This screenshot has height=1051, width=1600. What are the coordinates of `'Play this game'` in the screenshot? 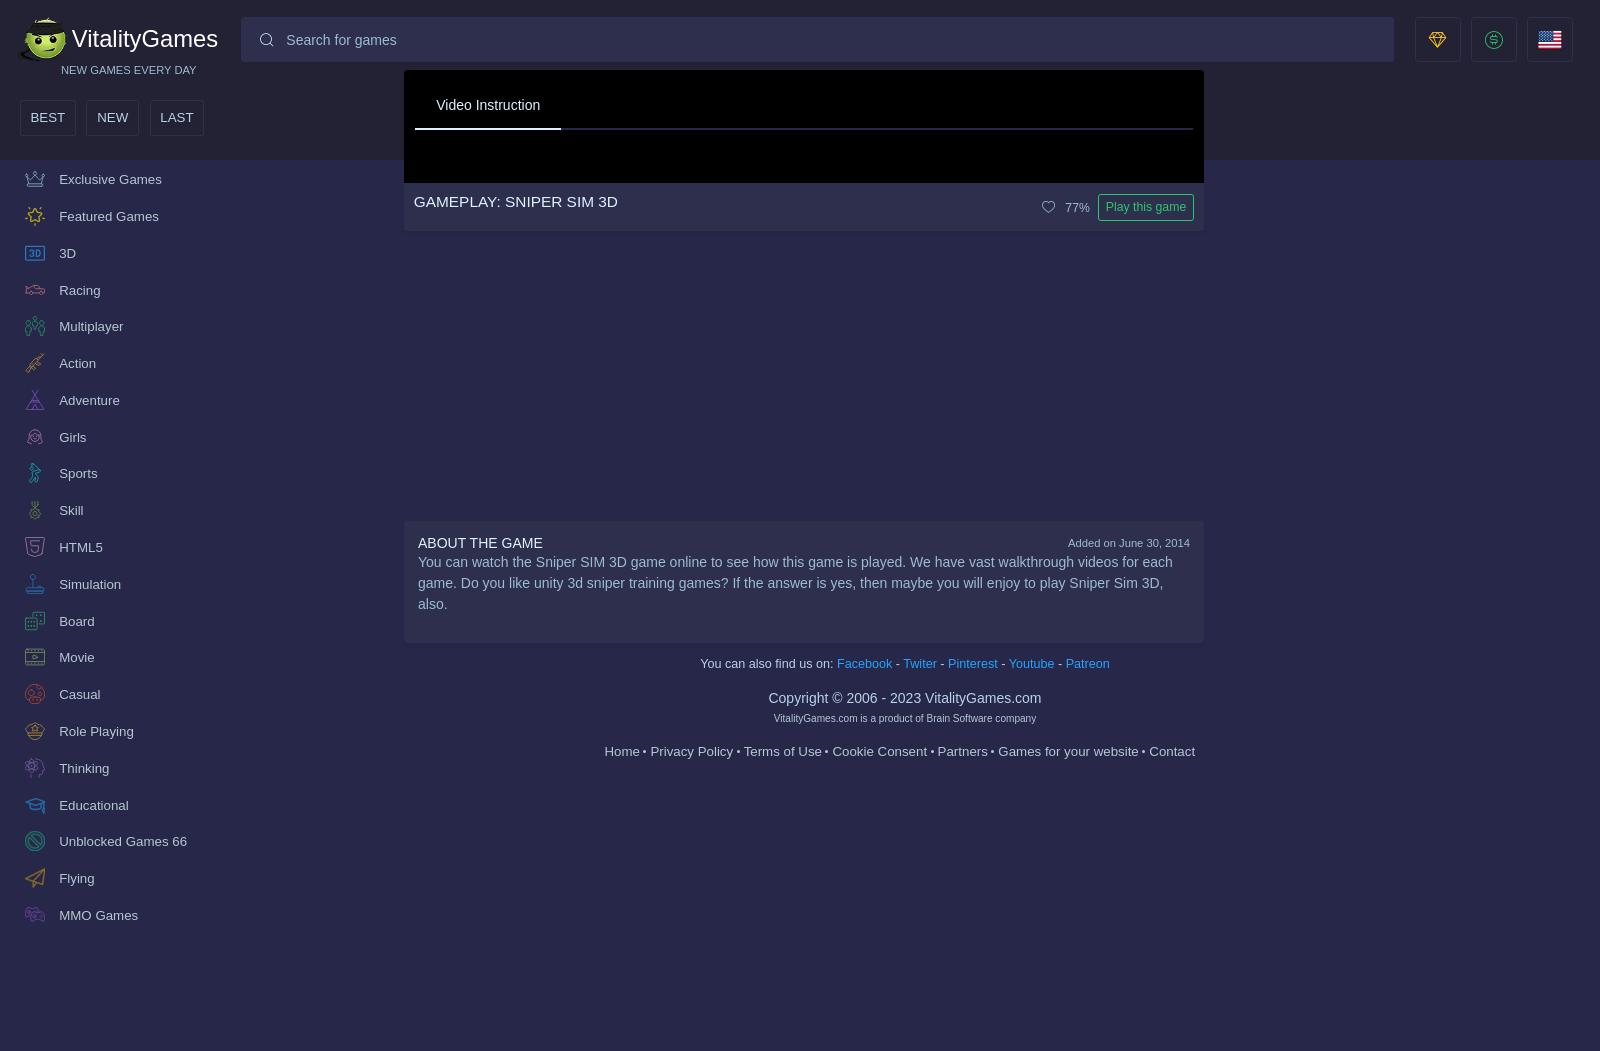 It's located at (1145, 206).